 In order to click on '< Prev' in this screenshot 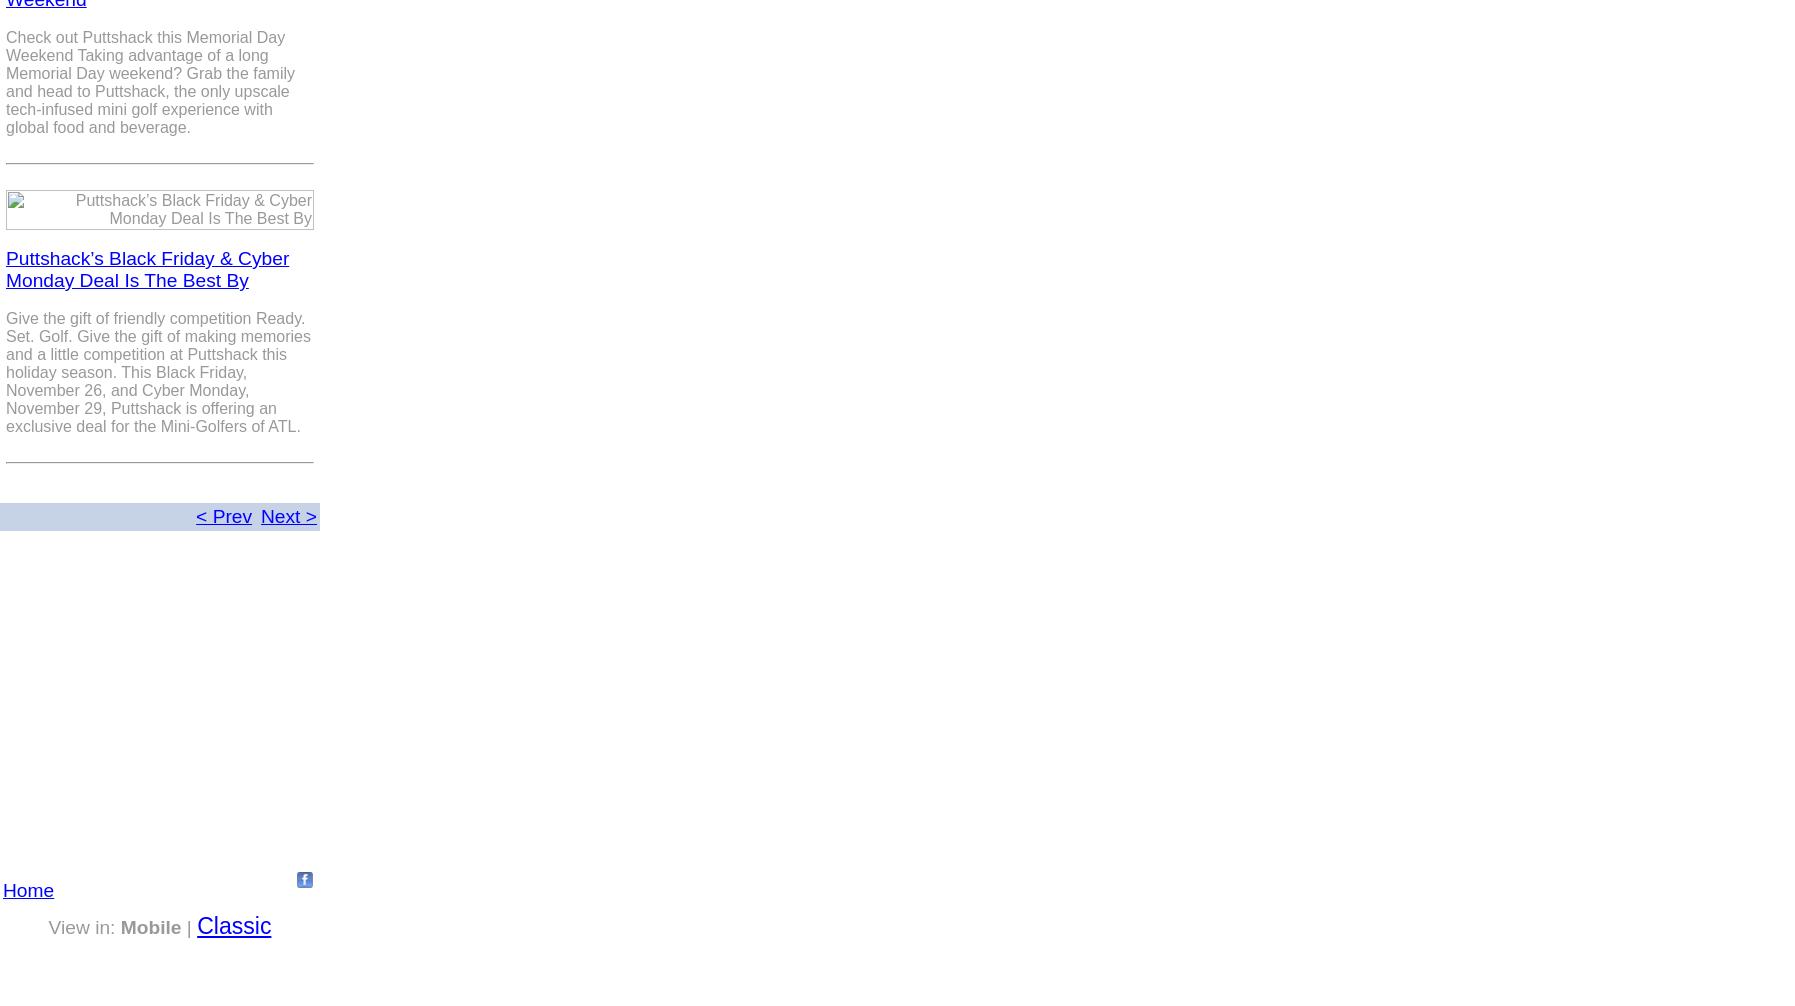, I will do `click(223, 516)`.